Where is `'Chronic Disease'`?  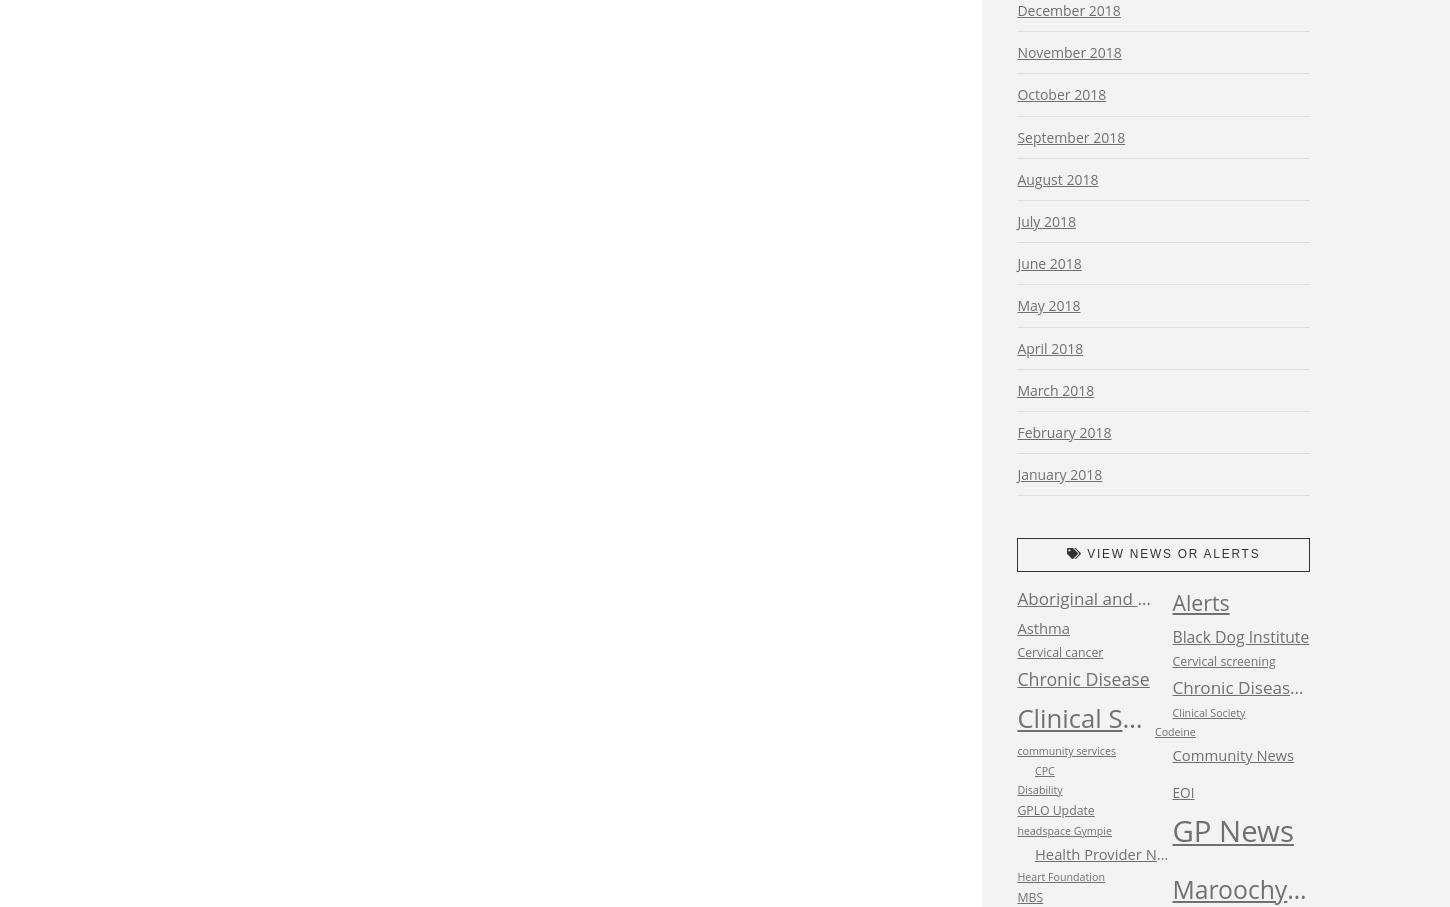
'Chronic Disease' is located at coordinates (1017, 676).